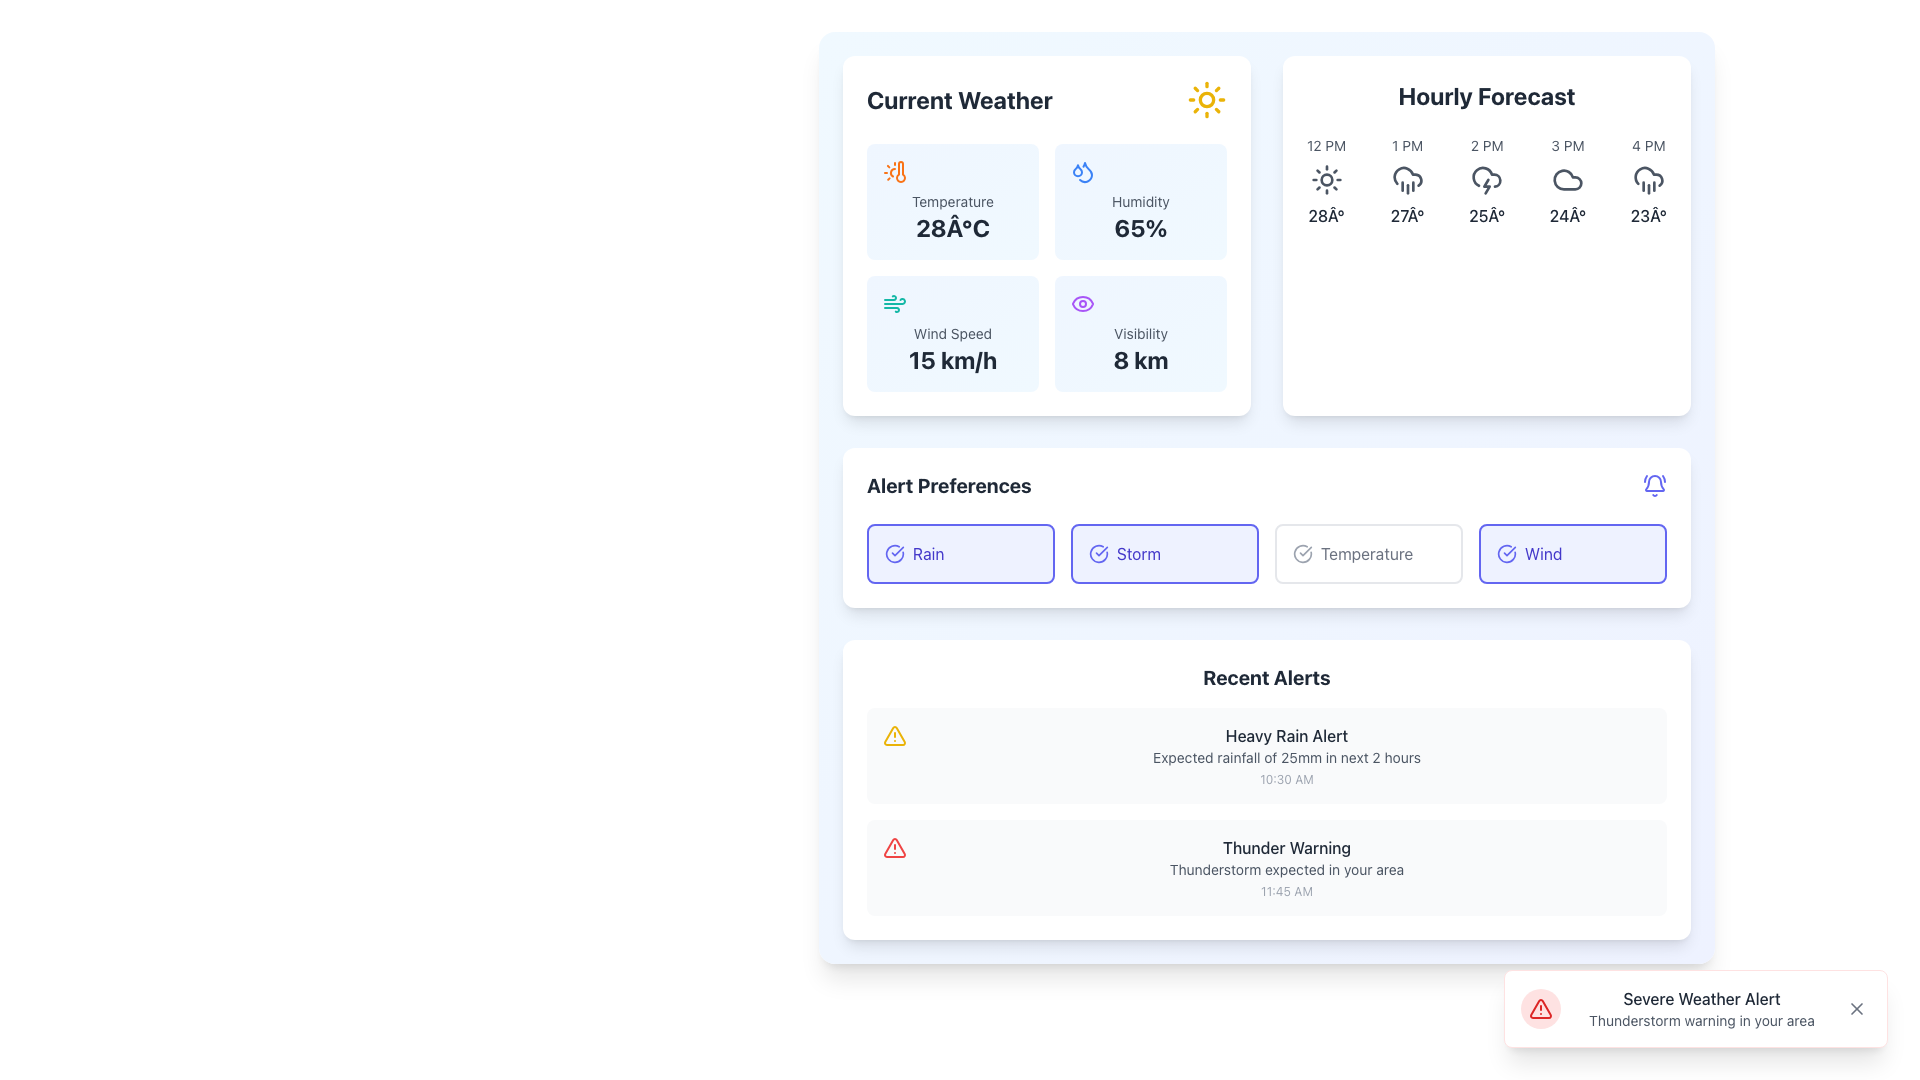  Describe the element at coordinates (893, 554) in the screenshot. I see `the circular indigo checkmark icon located in the 'Alert Preferences' section, positioned to the left of the 'Rain' text` at that location.